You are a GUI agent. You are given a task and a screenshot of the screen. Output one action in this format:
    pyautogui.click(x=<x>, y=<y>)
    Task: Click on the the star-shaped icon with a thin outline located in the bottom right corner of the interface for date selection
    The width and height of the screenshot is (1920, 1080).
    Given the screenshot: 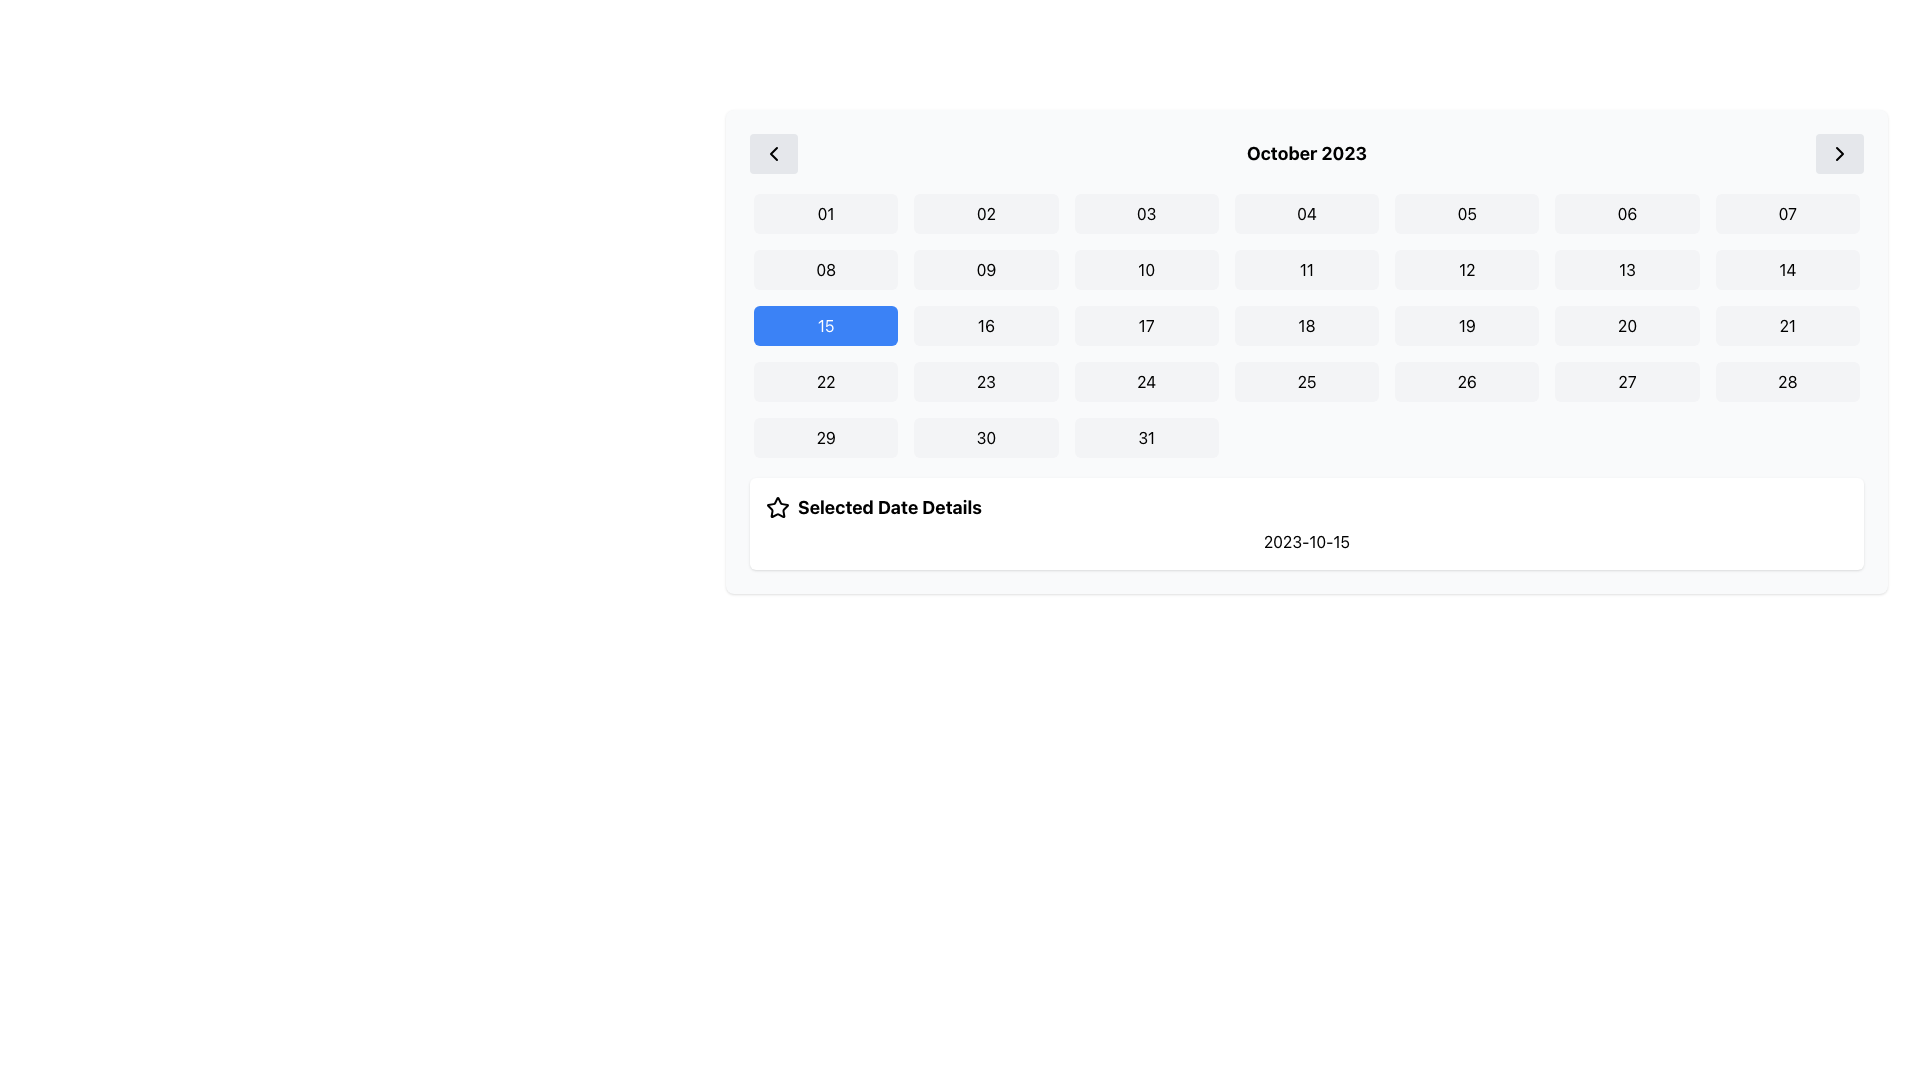 What is the action you would take?
    pyautogui.click(x=776, y=506)
    